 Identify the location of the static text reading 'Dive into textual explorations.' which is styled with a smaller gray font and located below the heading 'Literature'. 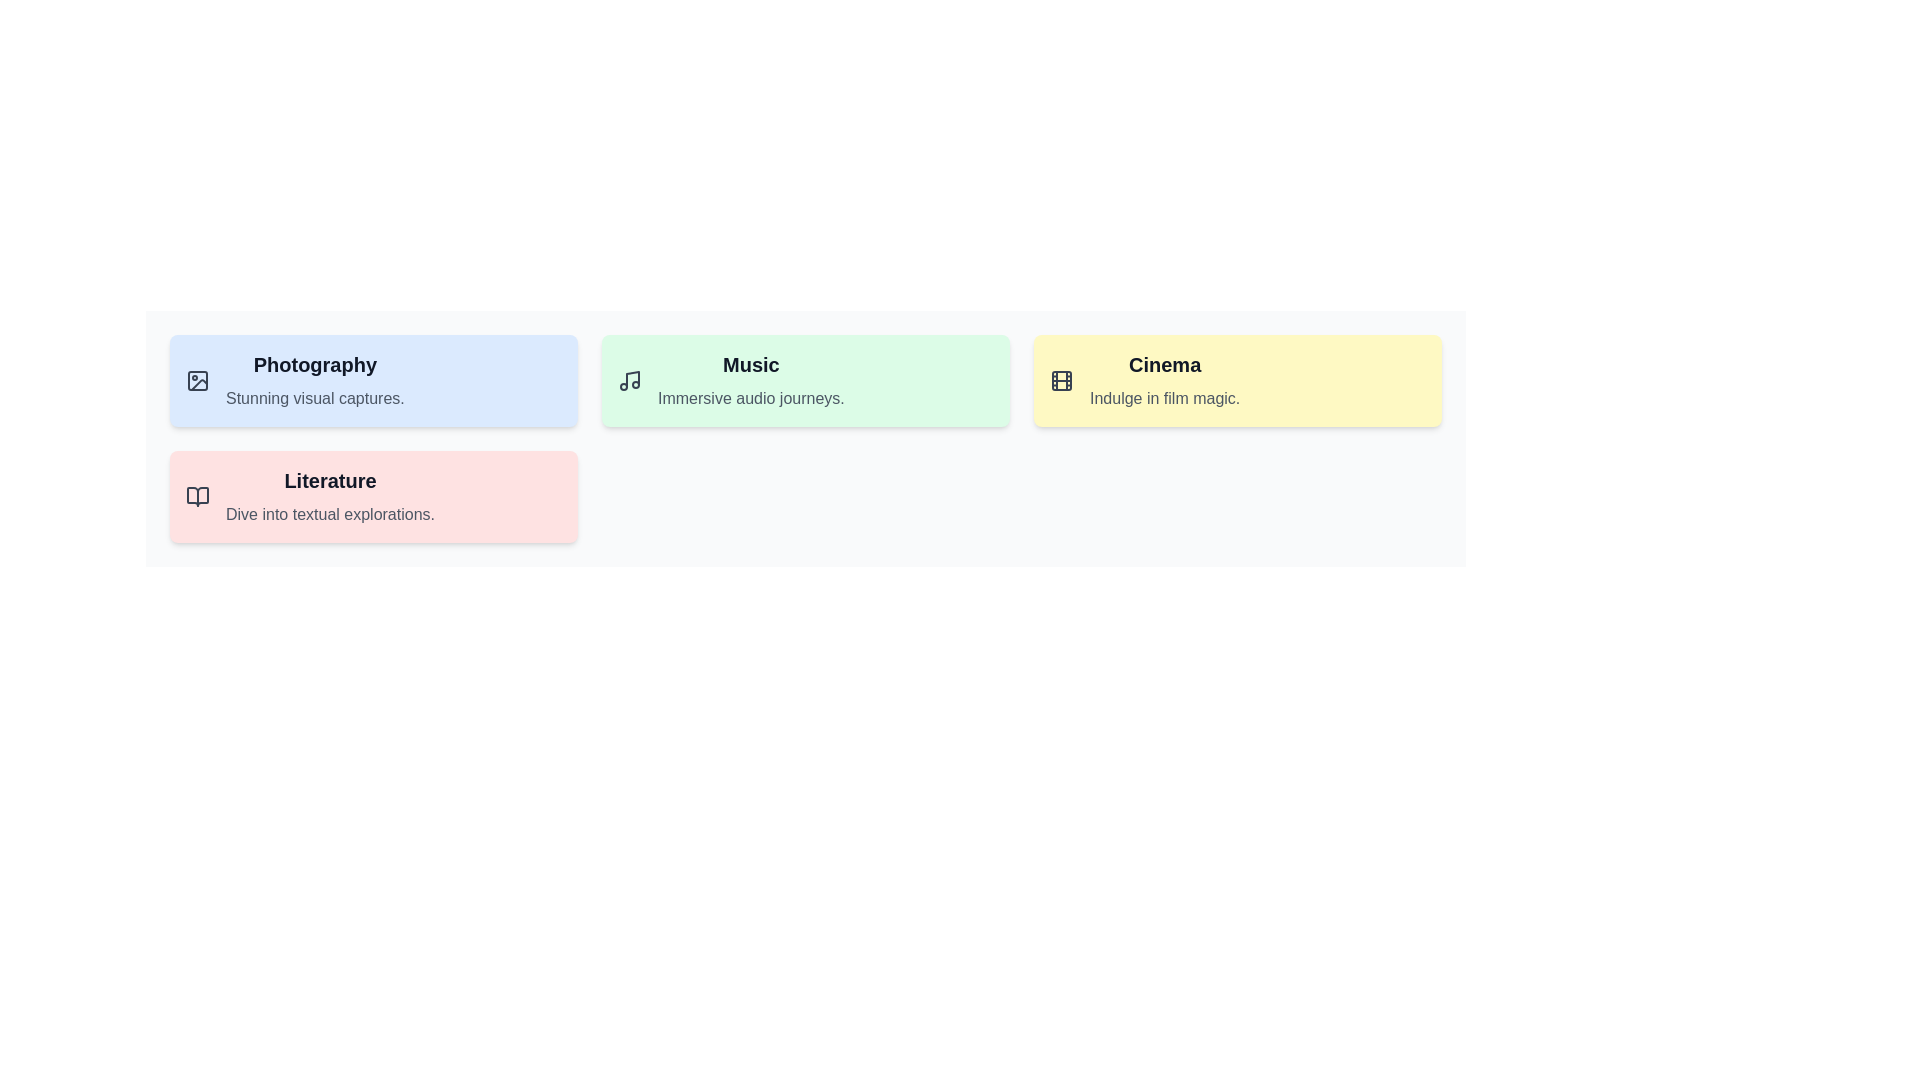
(330, 514).